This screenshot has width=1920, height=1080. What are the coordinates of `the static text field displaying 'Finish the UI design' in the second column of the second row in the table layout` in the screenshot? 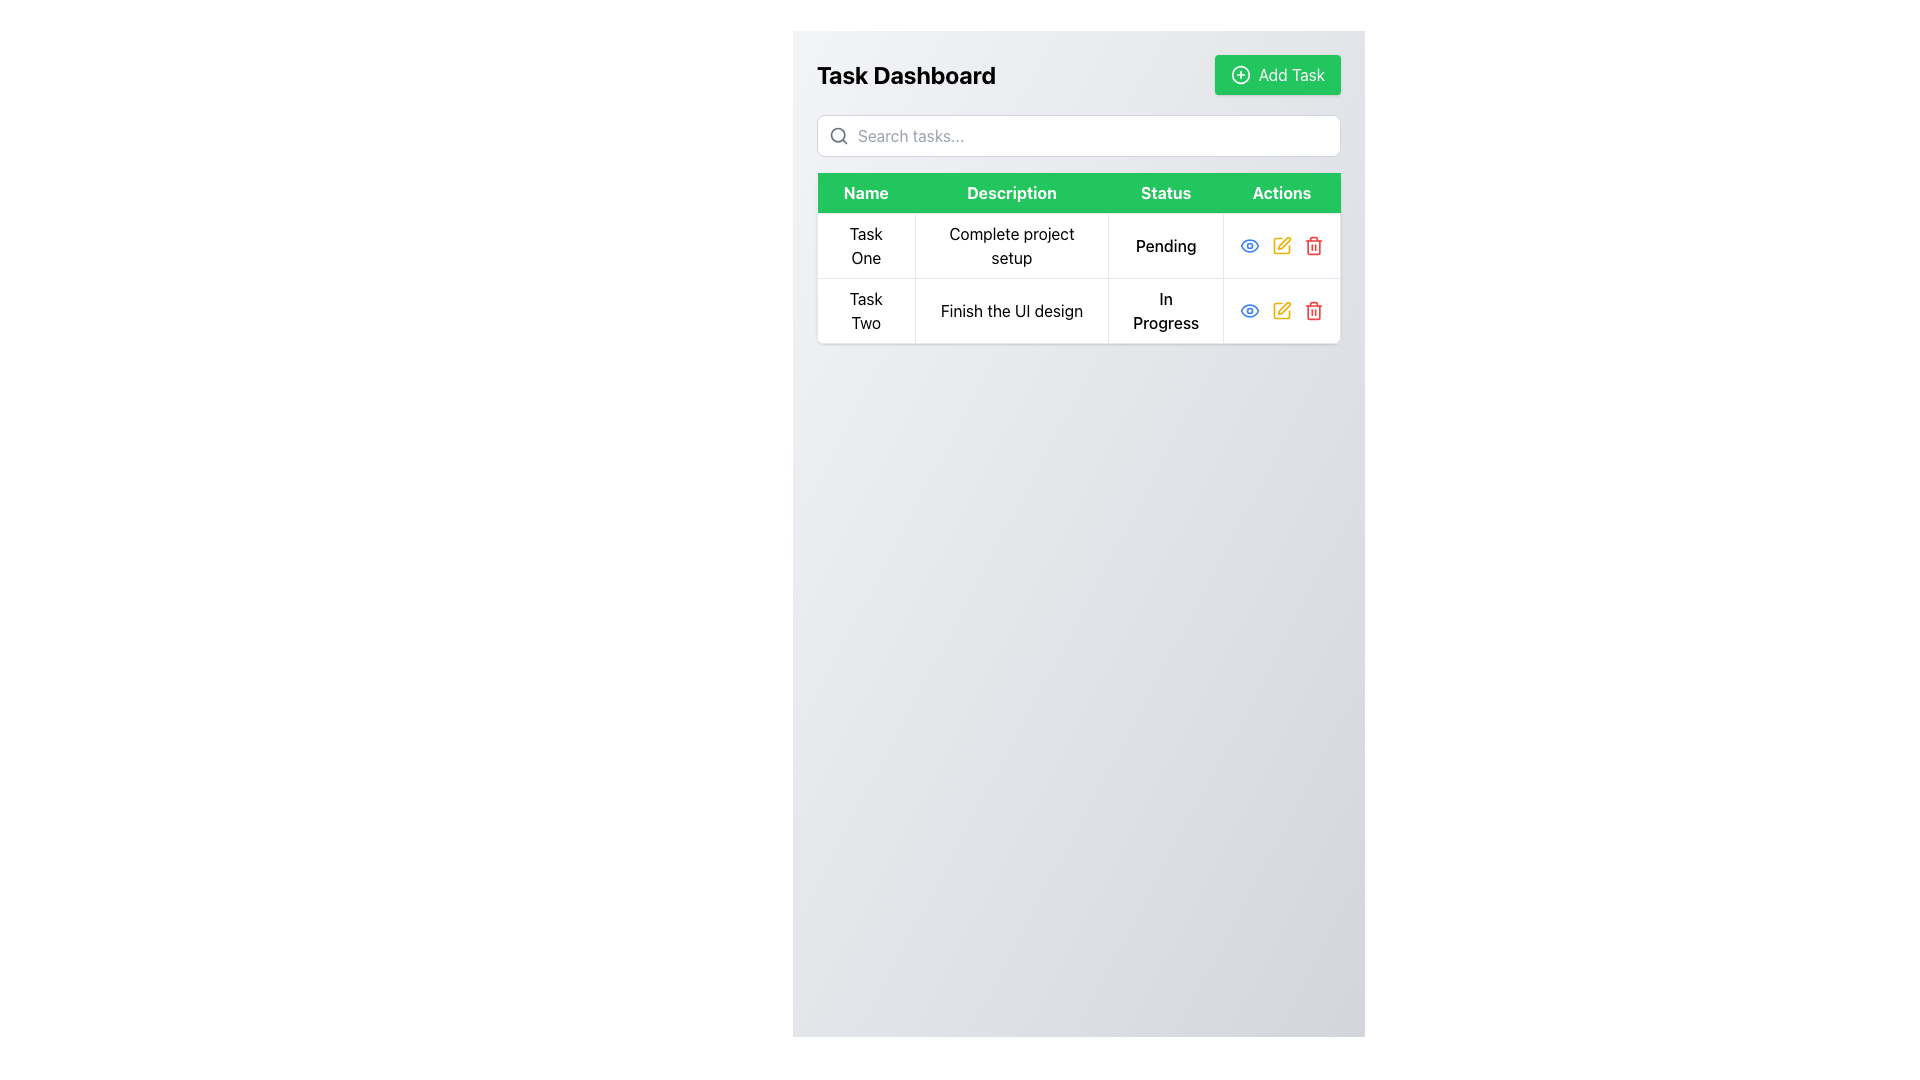 It's located at (1012, 311).